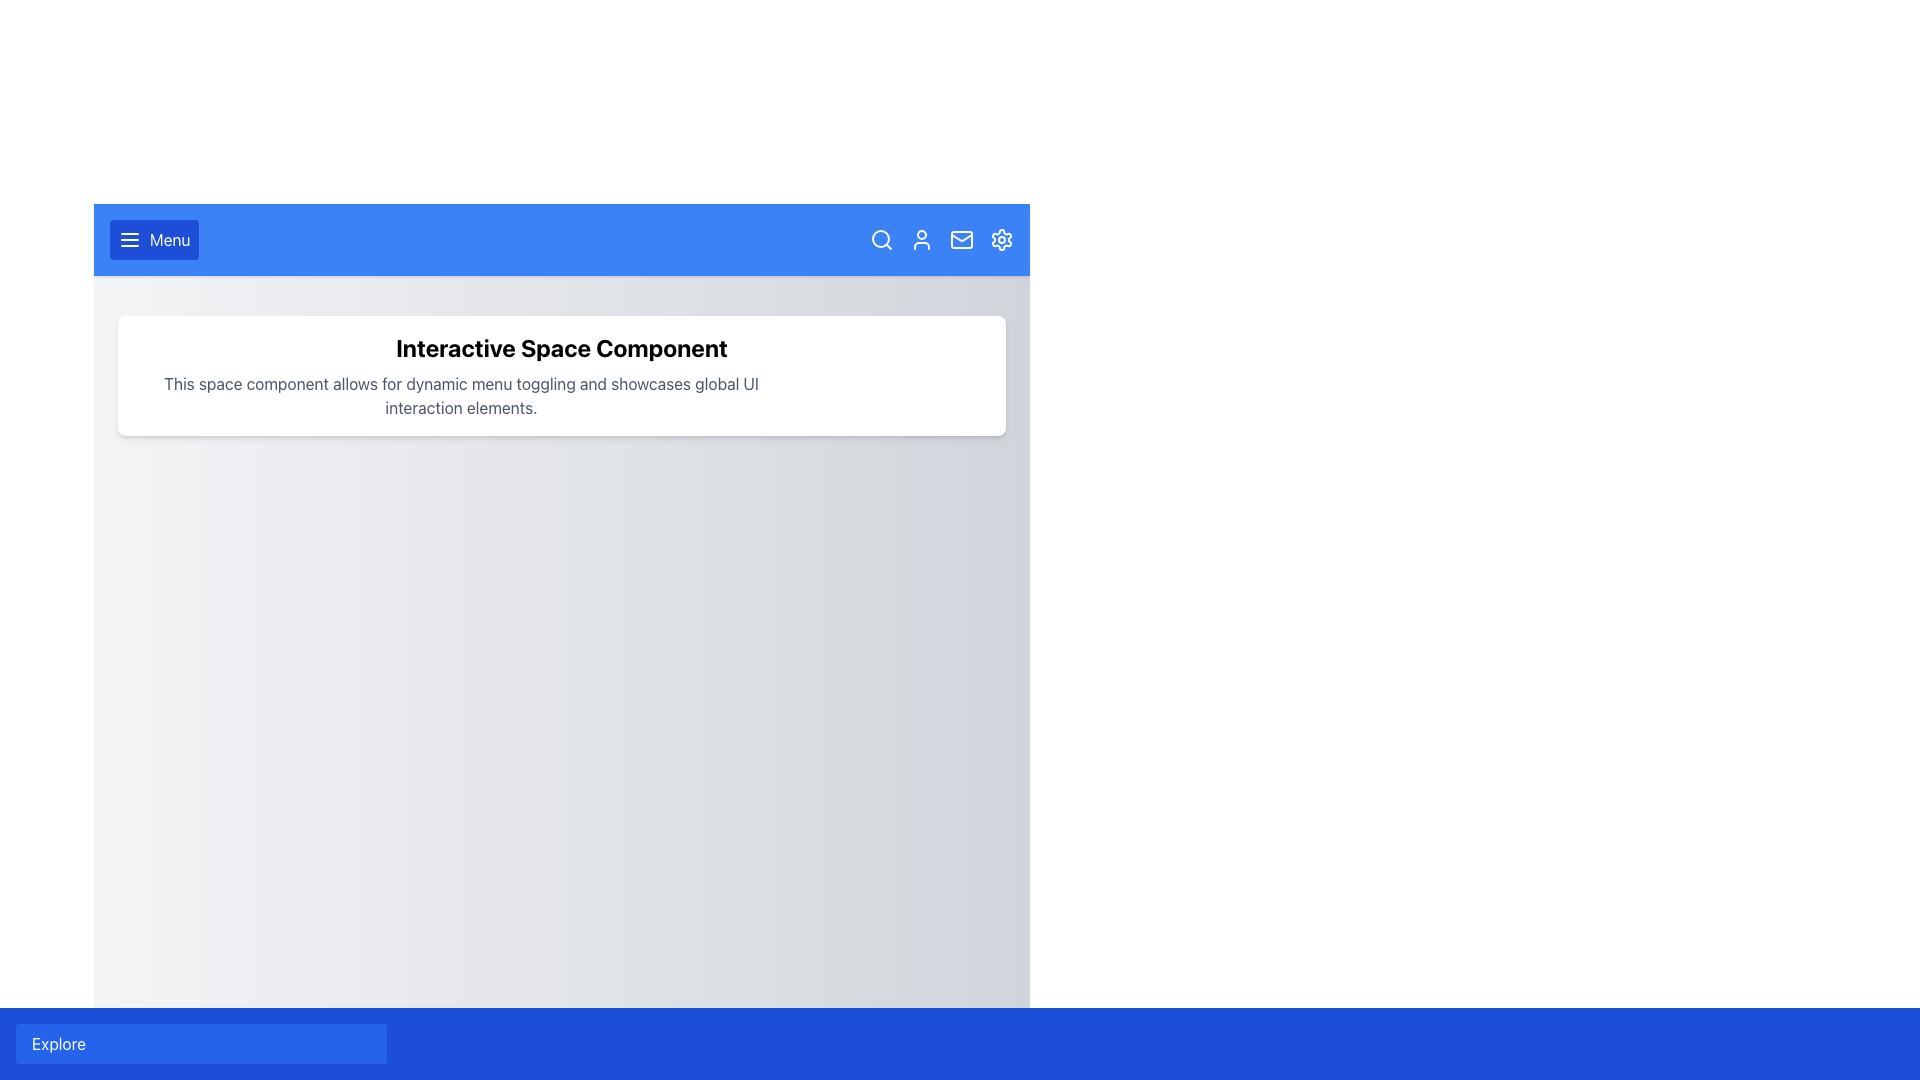  I want to click on the magnifying glass icon on the top navigation bar, so click(881, 238).